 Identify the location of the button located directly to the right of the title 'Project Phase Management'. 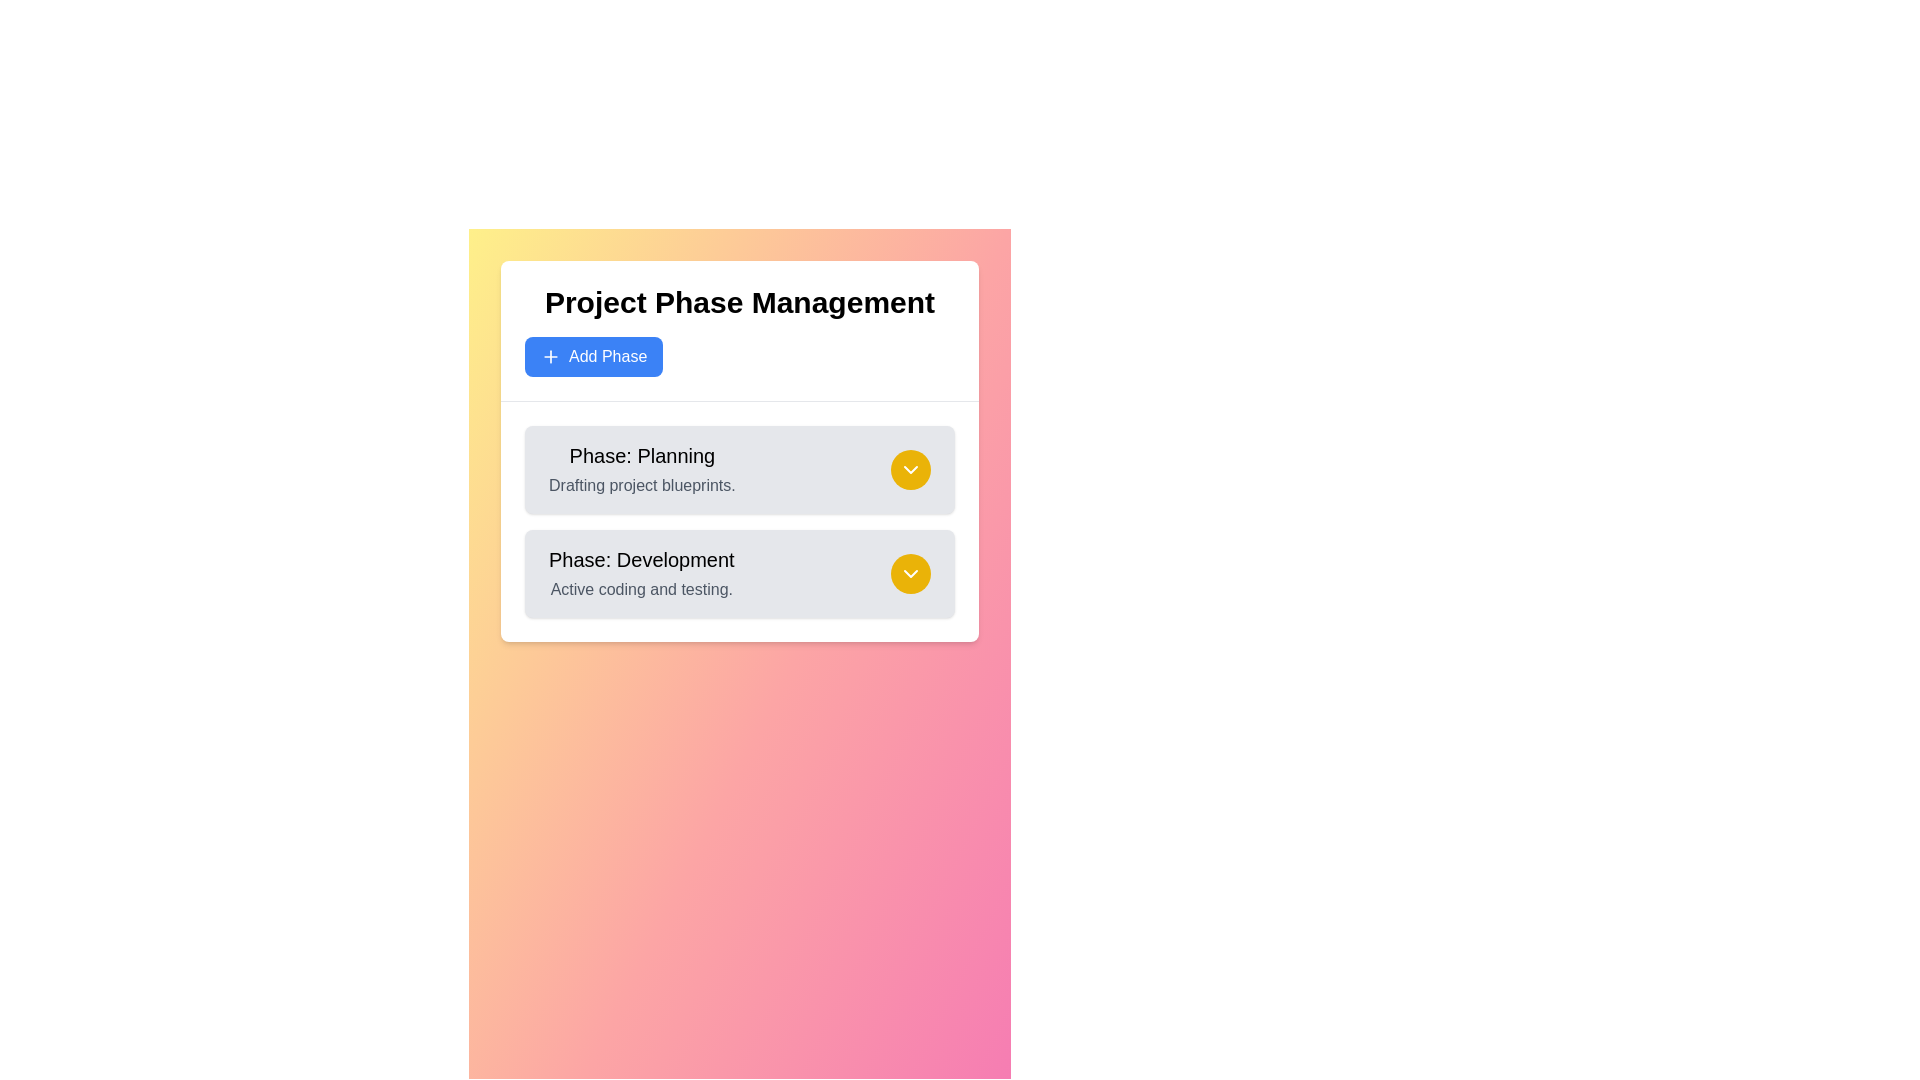
(593, 356).